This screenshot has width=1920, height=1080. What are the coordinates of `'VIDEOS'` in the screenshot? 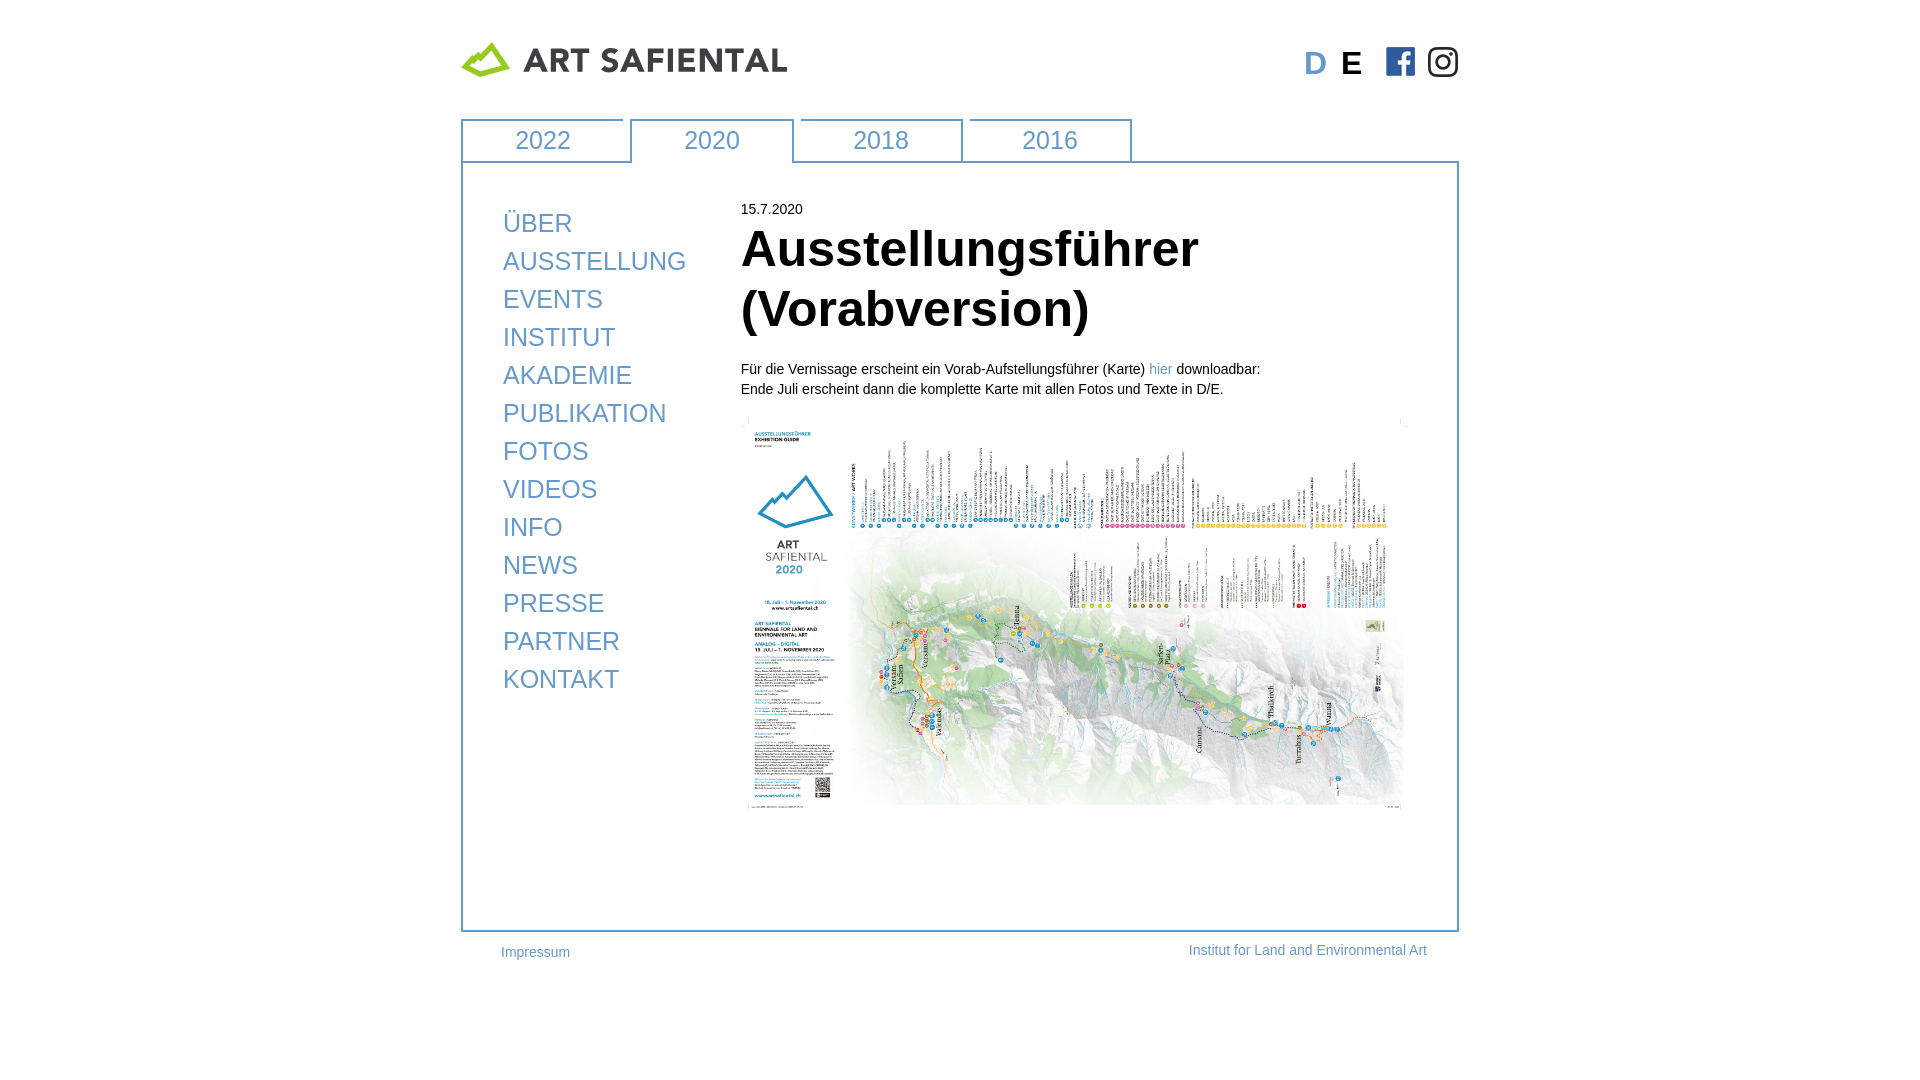 It's located at (550, 489).